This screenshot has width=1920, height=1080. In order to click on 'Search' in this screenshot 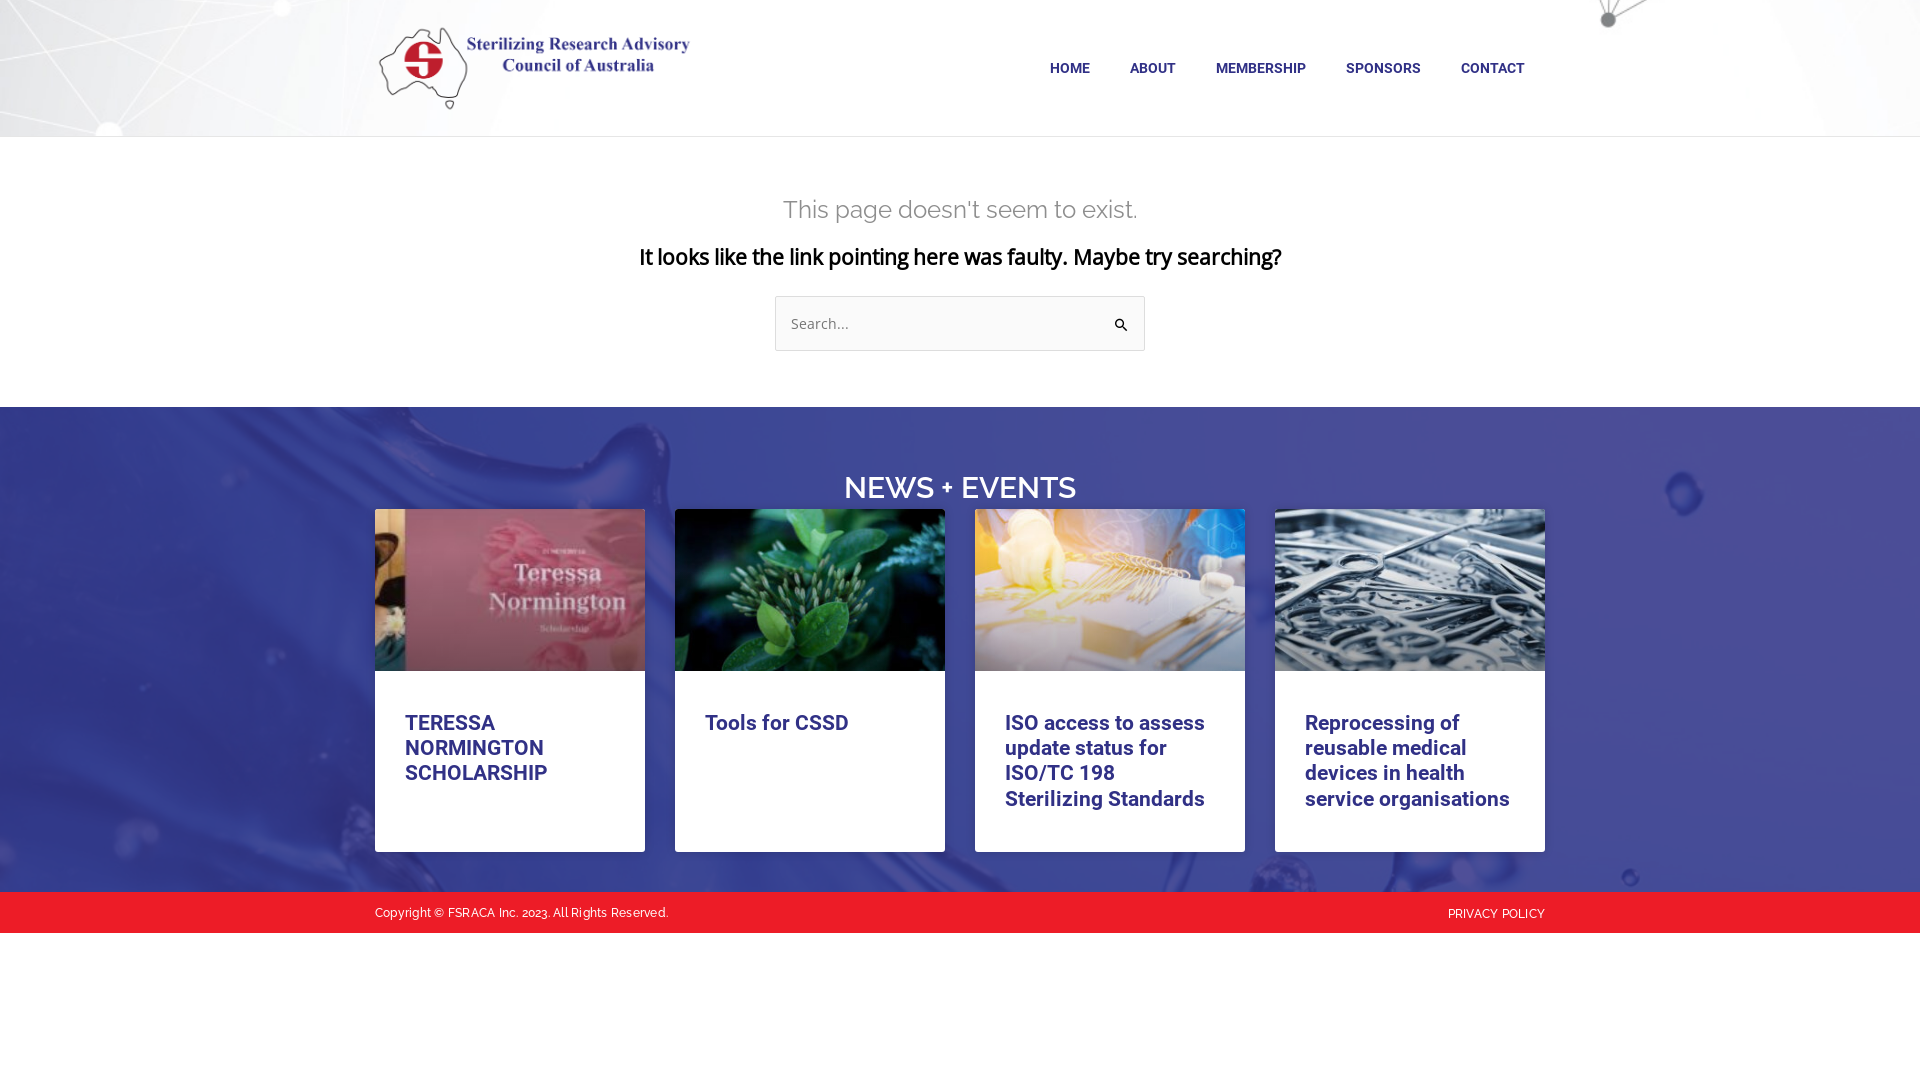, I will do `click(1122, 315)`.